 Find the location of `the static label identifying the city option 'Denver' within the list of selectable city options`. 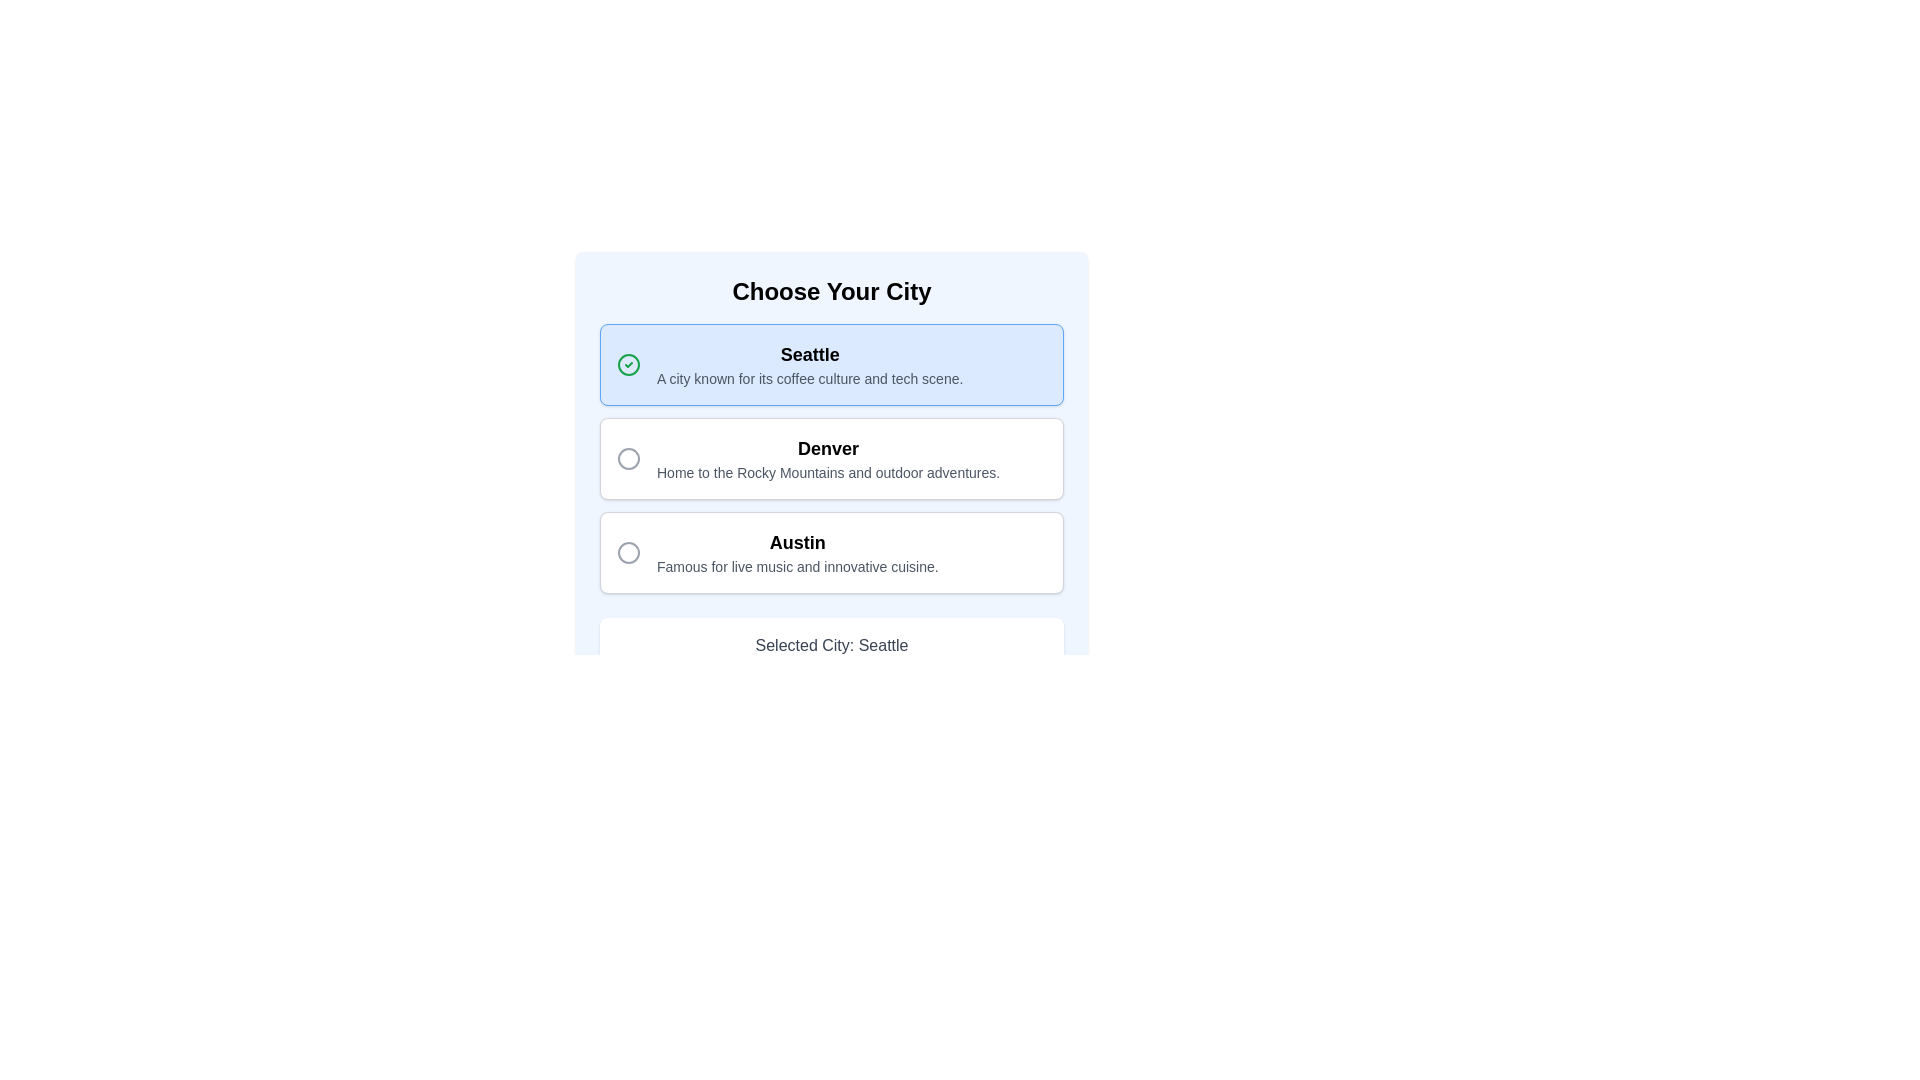

the static label identifying the city option 'Denver' within the list of selectable city options is located at coordinates (828, 447).